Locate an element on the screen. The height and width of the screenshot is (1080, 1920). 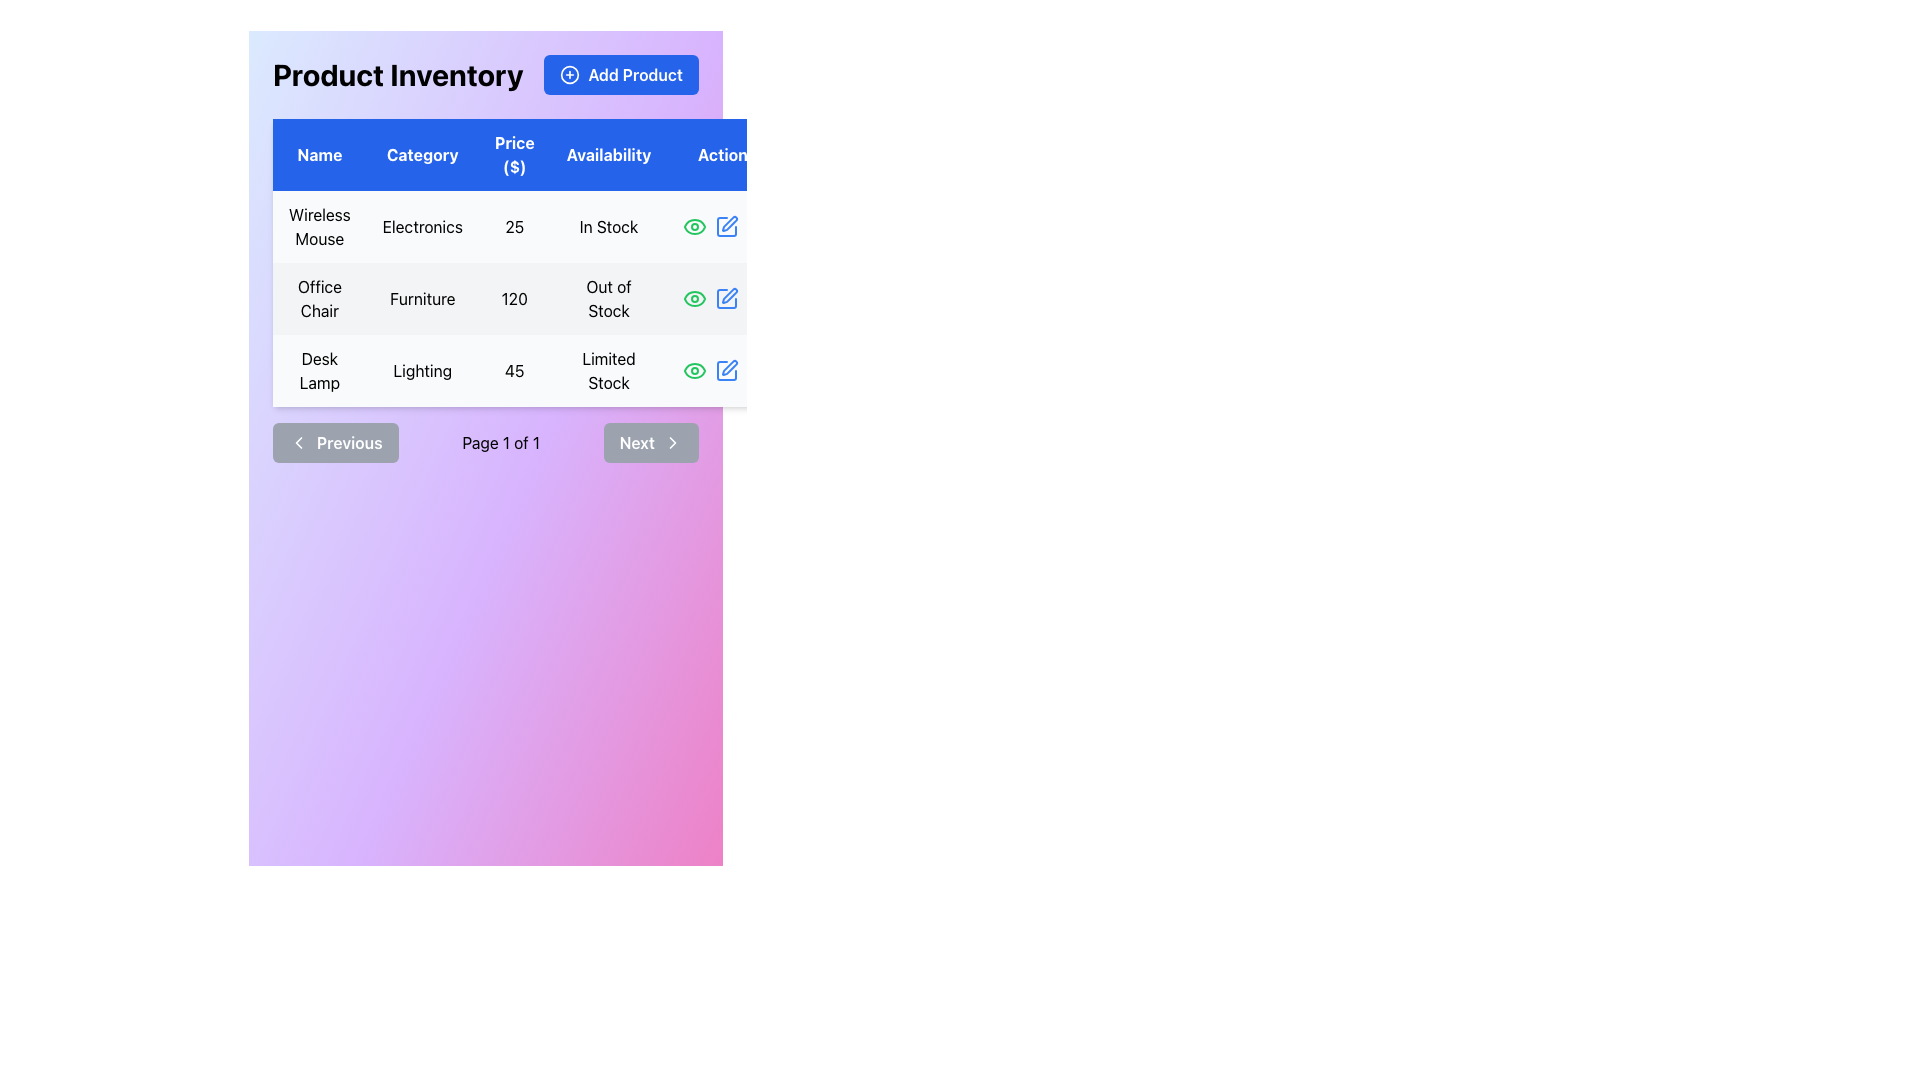
the text label displaying 'Category' in white font on a blue background, which is part of the header row in a table layout for inventory data is located at coordinates (421, 153).